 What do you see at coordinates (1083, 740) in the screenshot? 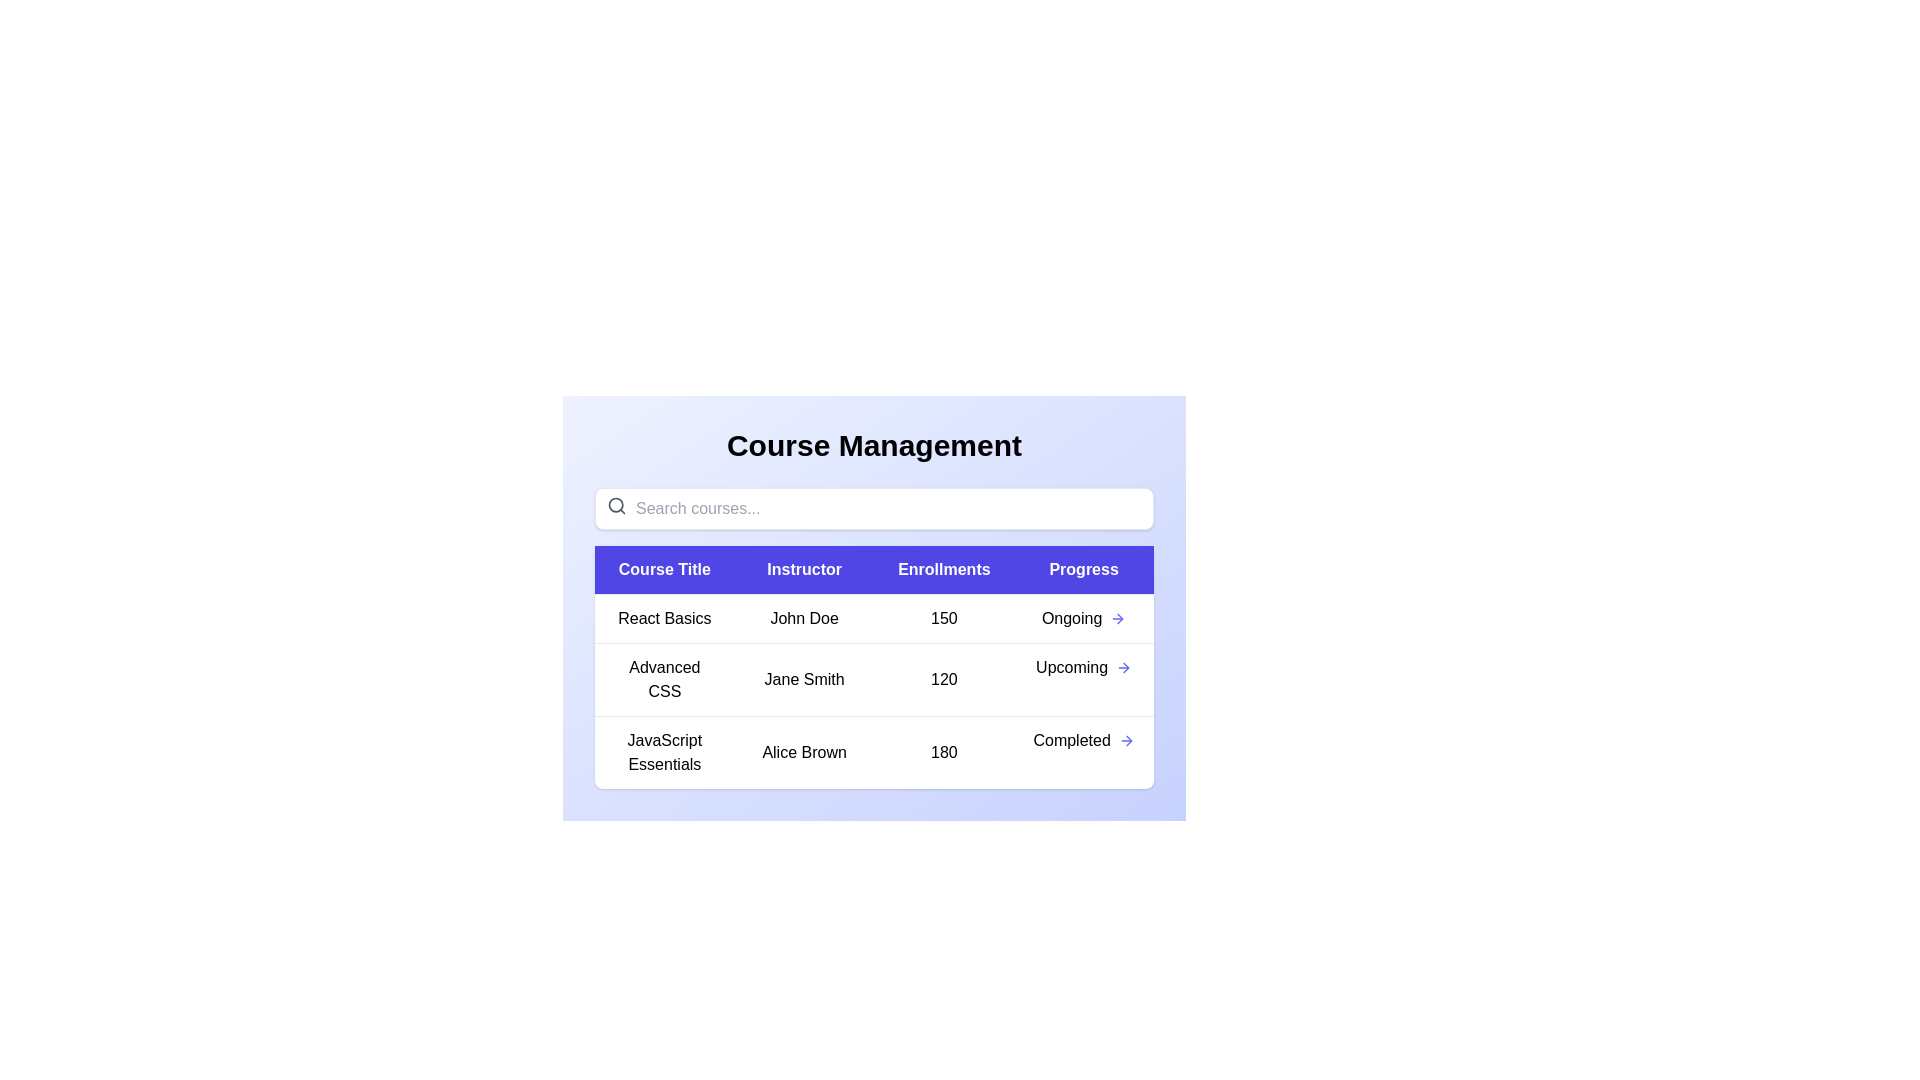
I see `the progress indicator for the course titled 'JavaScript Essentials'` at bounding box center [1083, 740].